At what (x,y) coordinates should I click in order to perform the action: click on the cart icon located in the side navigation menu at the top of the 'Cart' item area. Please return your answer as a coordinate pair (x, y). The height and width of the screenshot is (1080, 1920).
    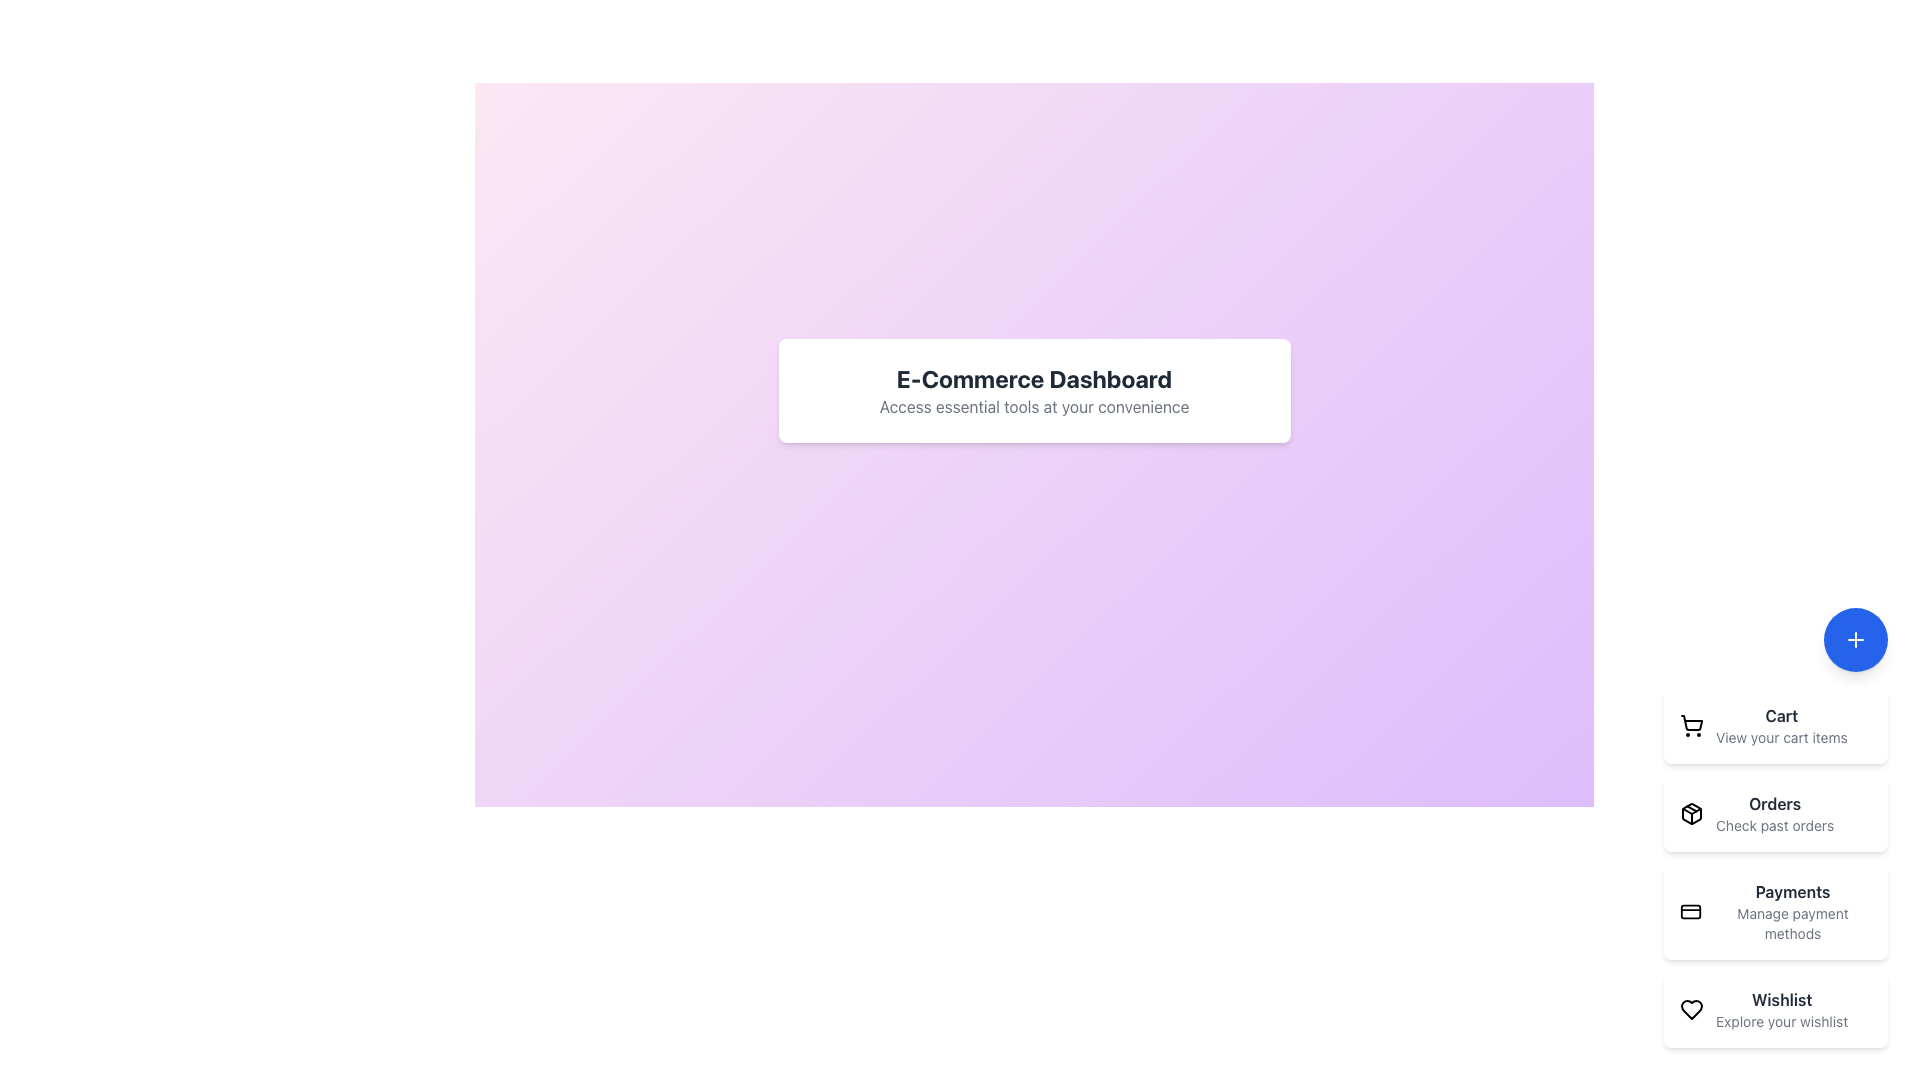
    Looking at the image, I should click on (1691, 723).